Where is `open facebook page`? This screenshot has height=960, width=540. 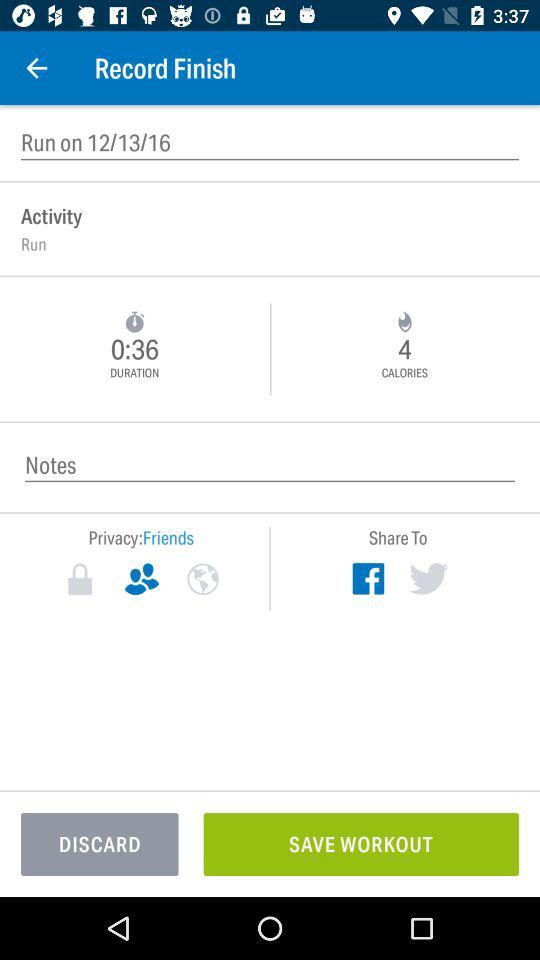 open facebook page is located at coordinates (367, 578).